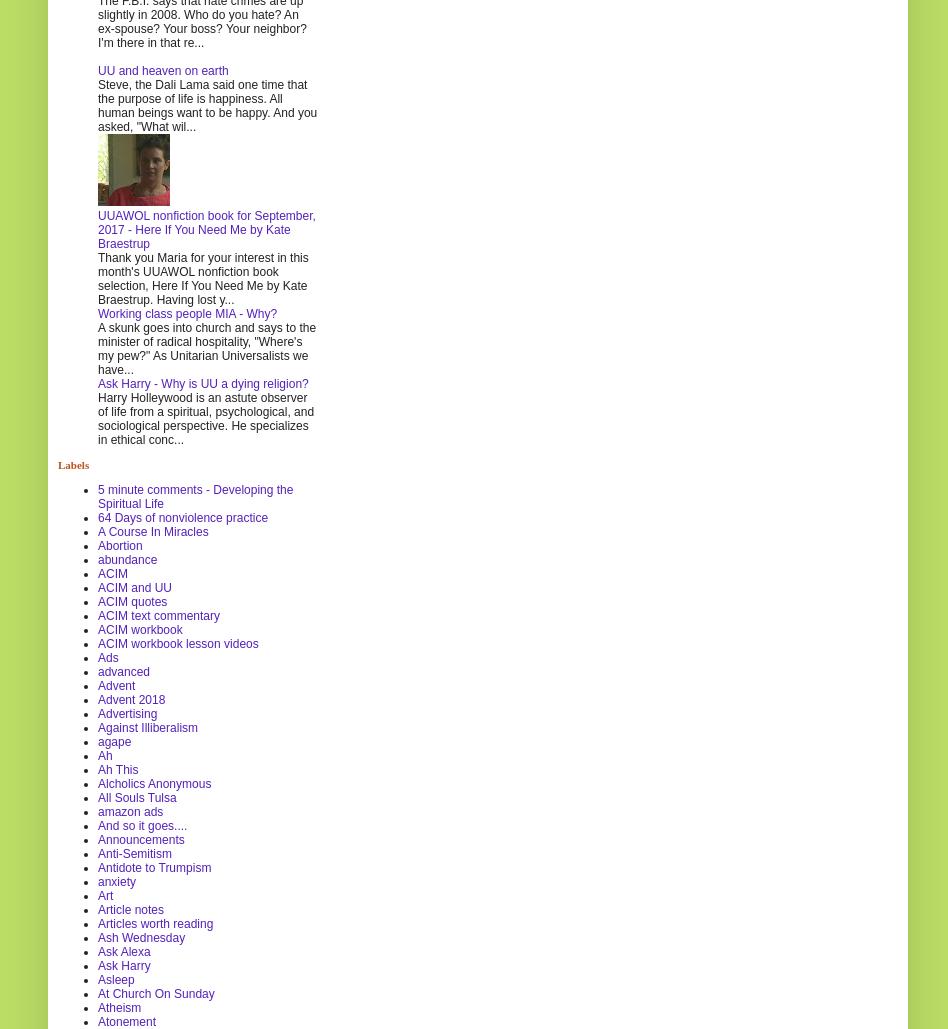 The image size is (948, 1029). What do you see at coordinates (133, 586) in the screenshot?
I see `'ACIM and UU'` at bounding box center [133, 586].